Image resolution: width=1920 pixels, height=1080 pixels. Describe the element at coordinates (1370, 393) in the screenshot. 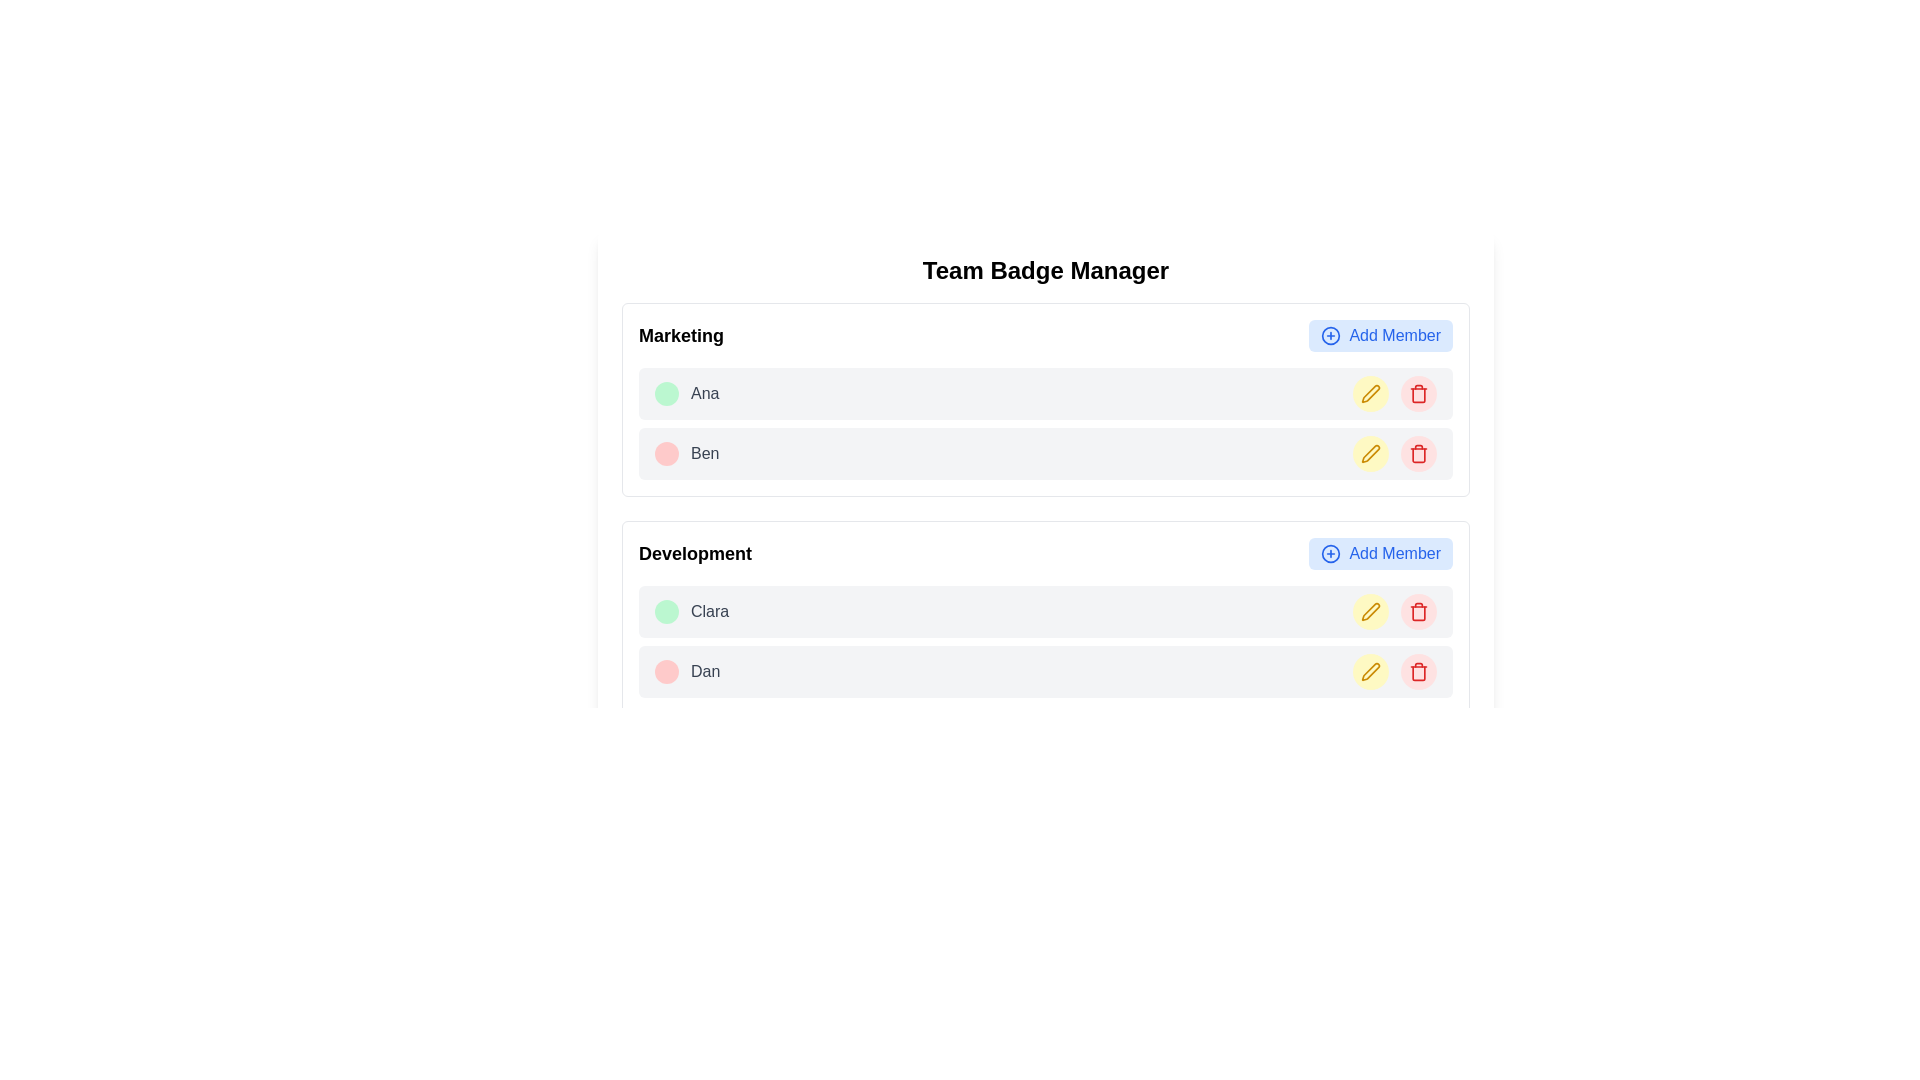

I see `the edit button represented by a yellow pen icon in the 'Marketing' section adjacent to the name 'Ben'` at that location.